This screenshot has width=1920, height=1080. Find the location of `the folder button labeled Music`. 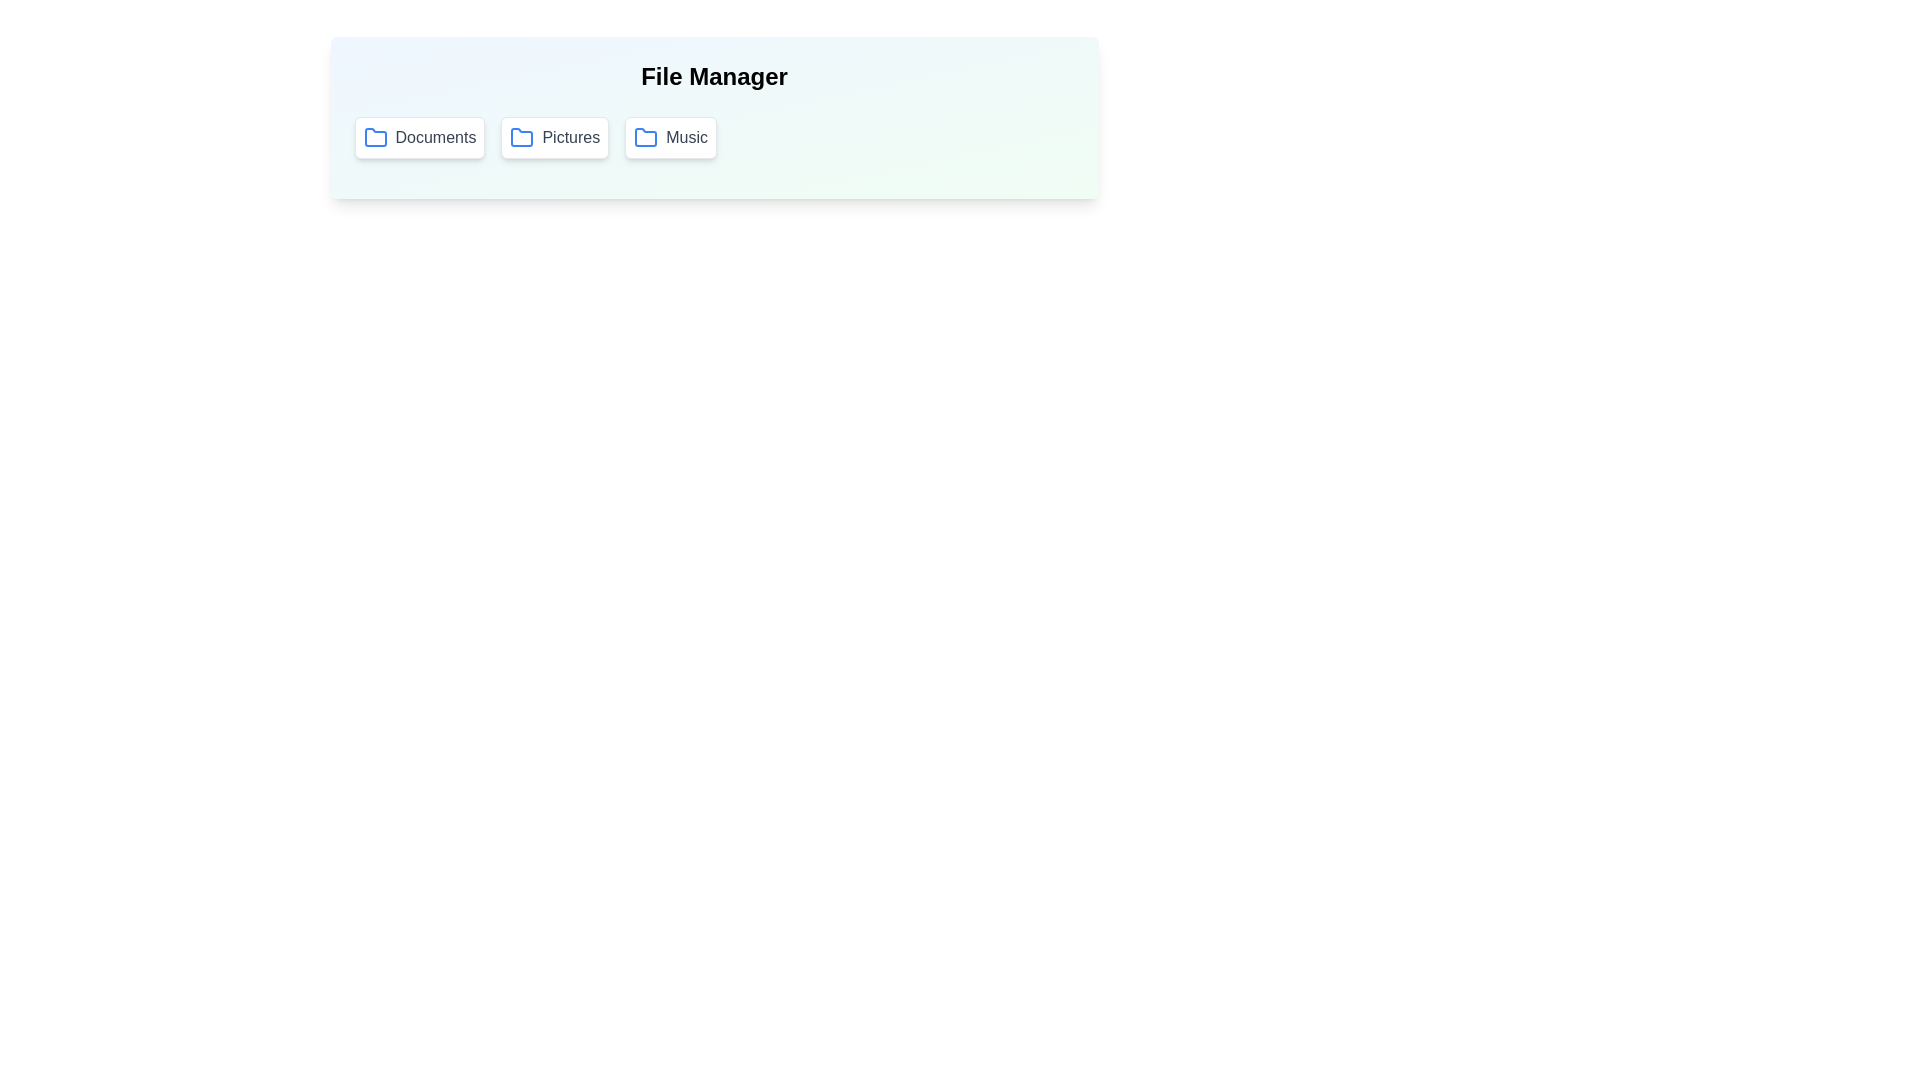

the folder button labeled Music is located at coordinates (671, 137).